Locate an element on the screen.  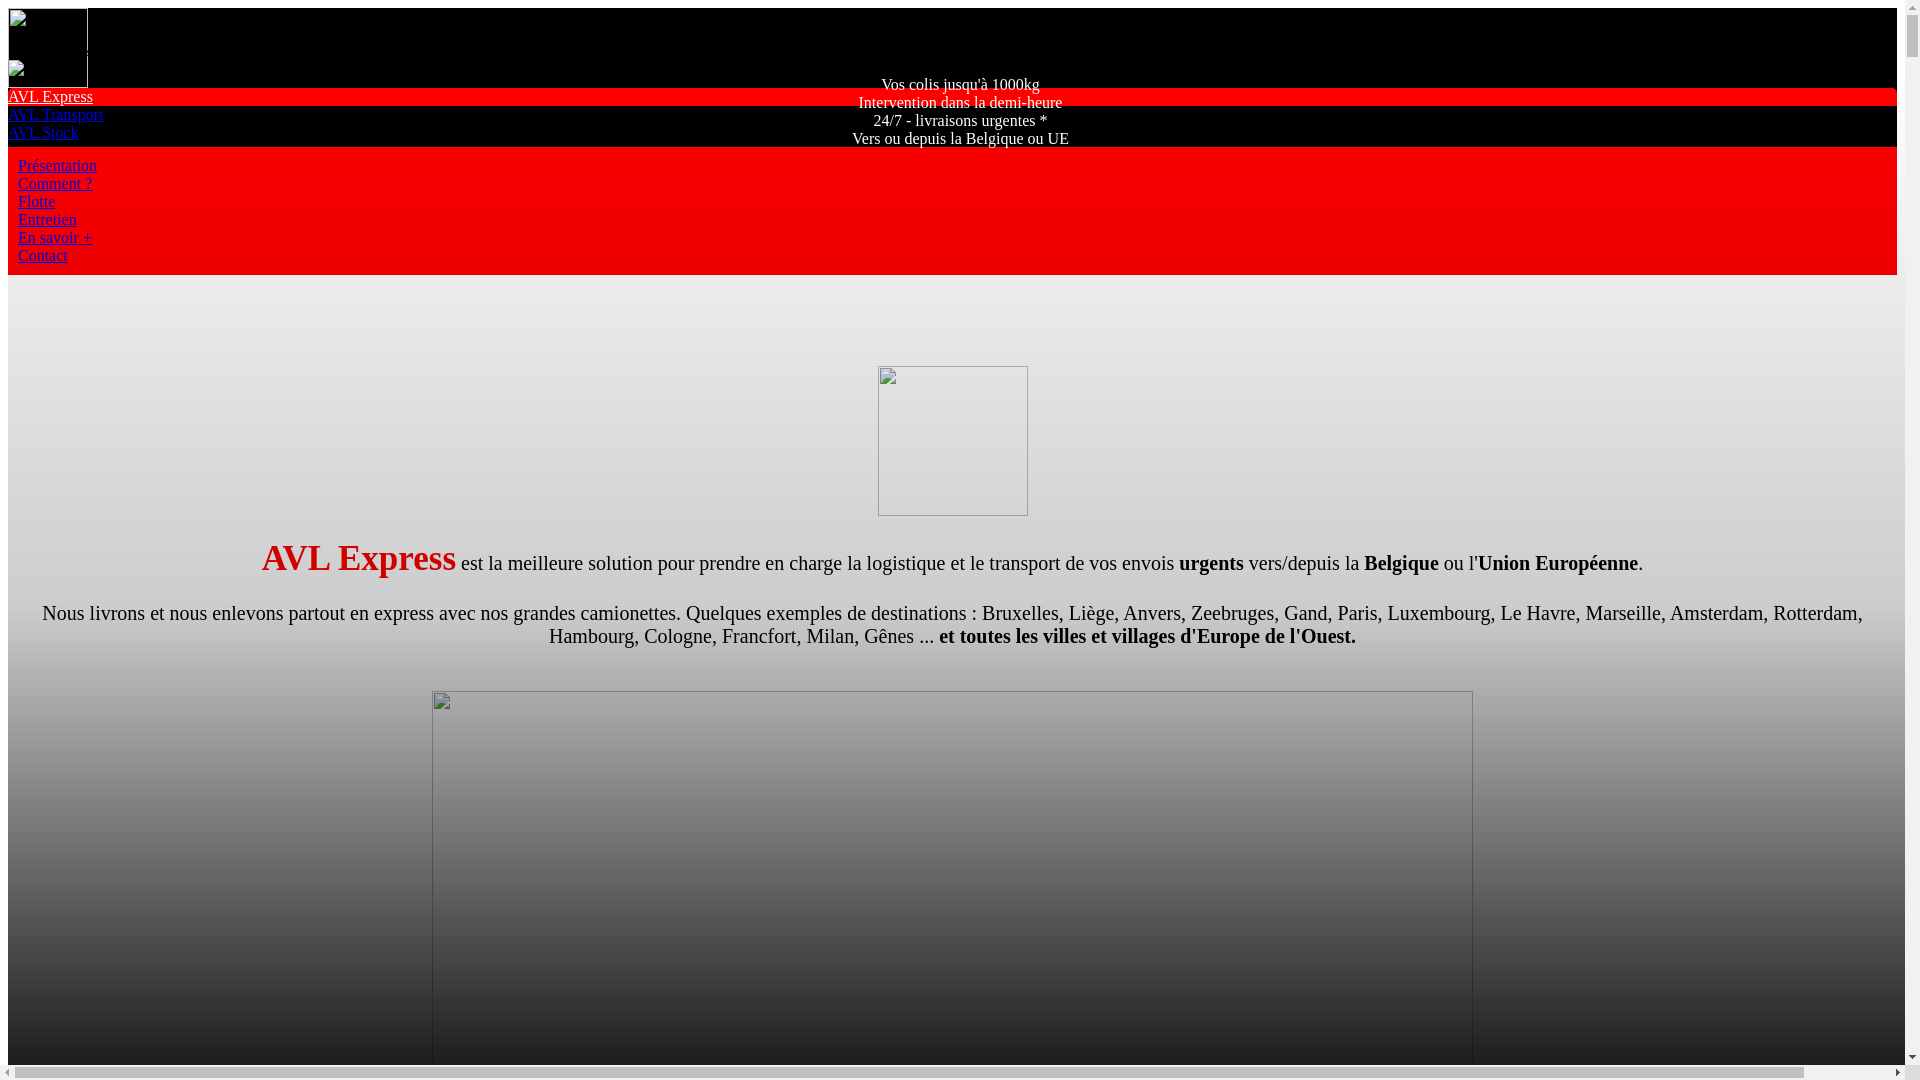
'Entretien' is located at coordinates (47, 219).